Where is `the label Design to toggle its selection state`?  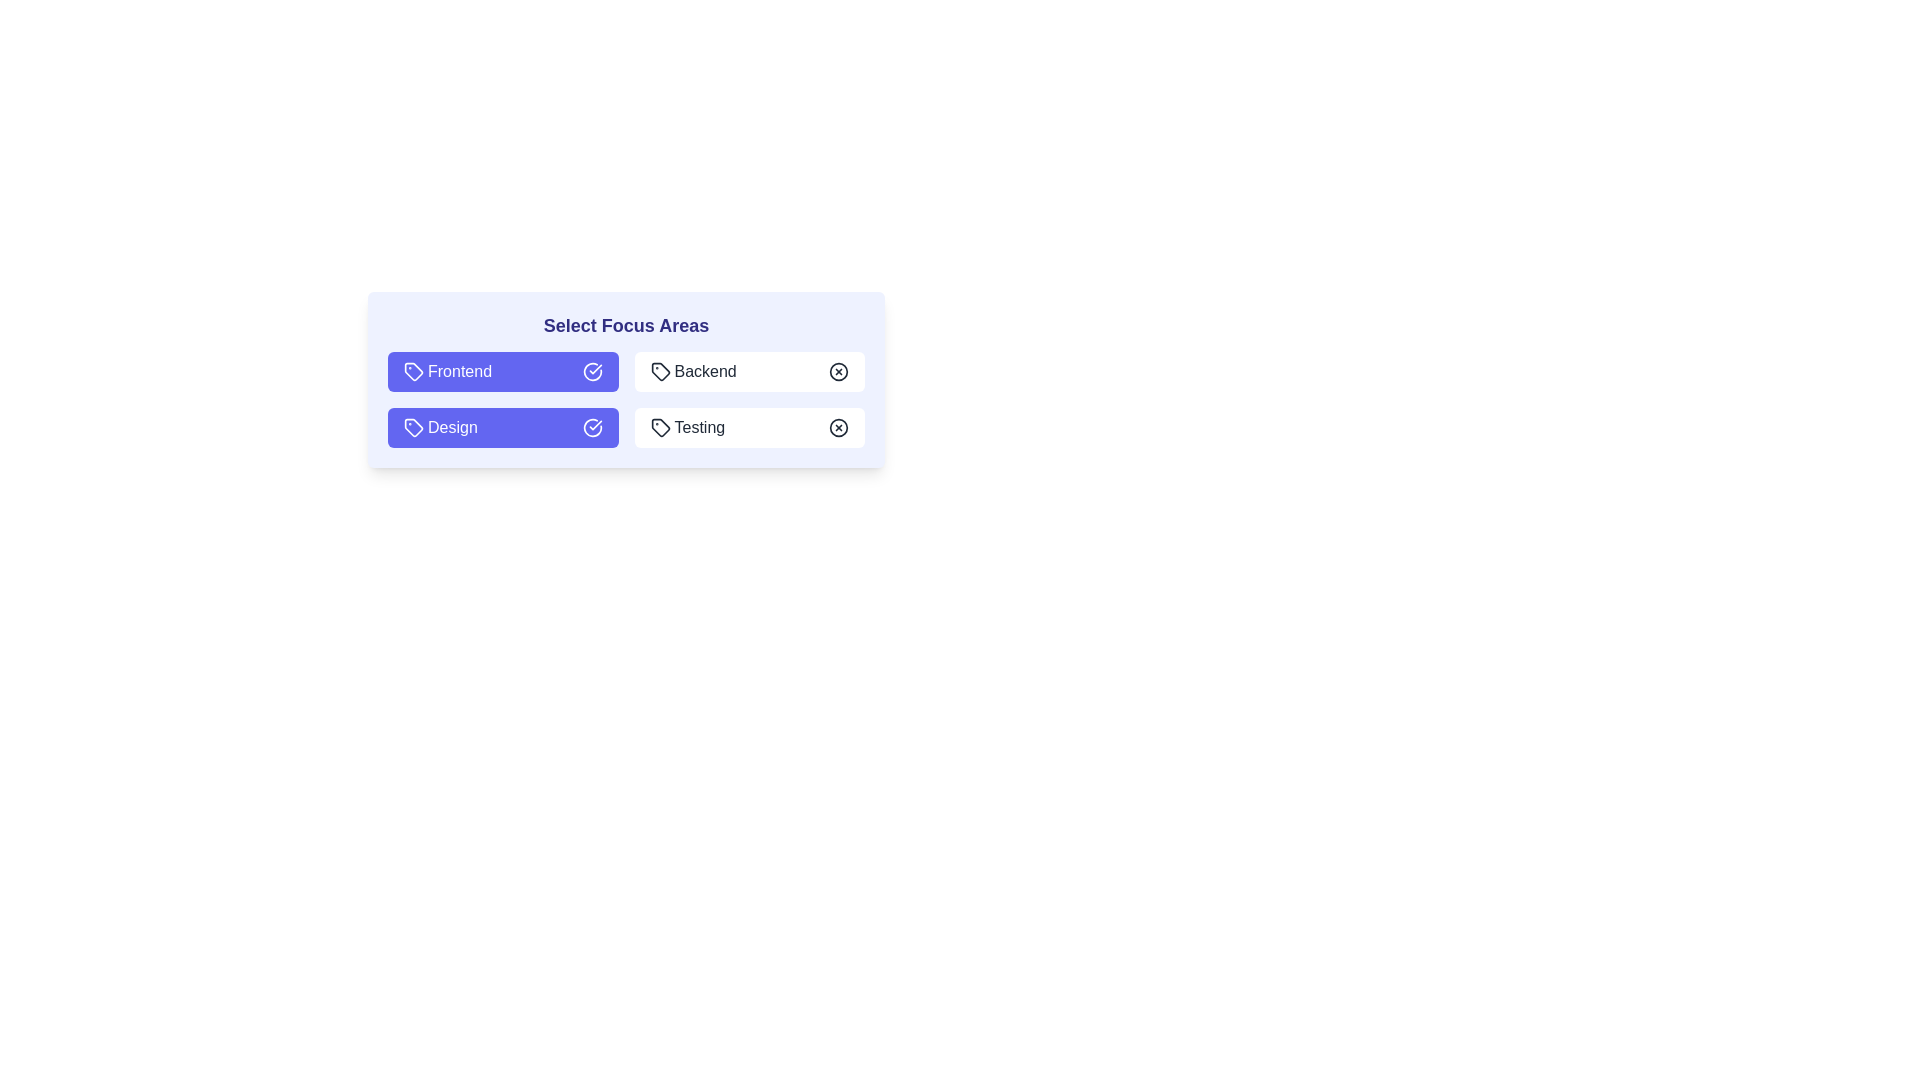 the label Design to toggle its selection state is located at coordinates (503, 427).